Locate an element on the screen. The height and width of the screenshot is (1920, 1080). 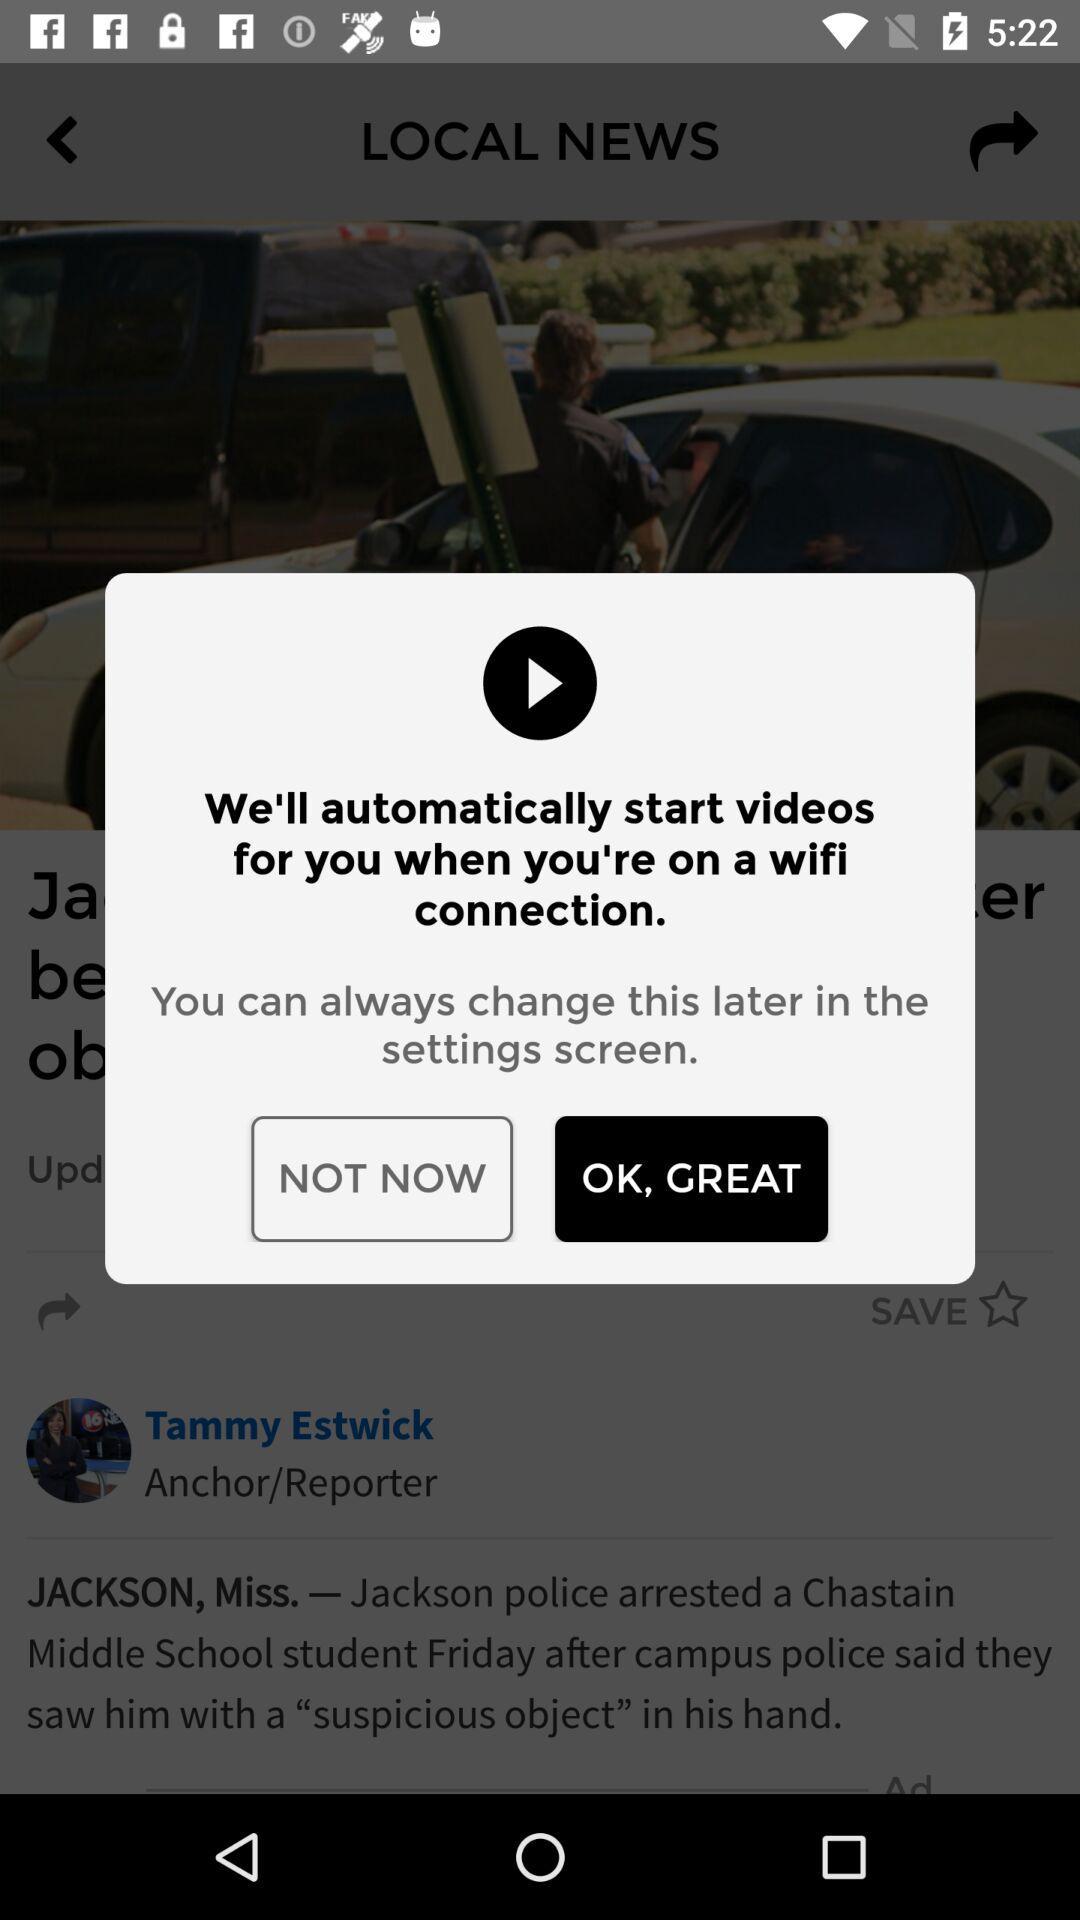
the redo icon is located at coordinates (1003, 140).